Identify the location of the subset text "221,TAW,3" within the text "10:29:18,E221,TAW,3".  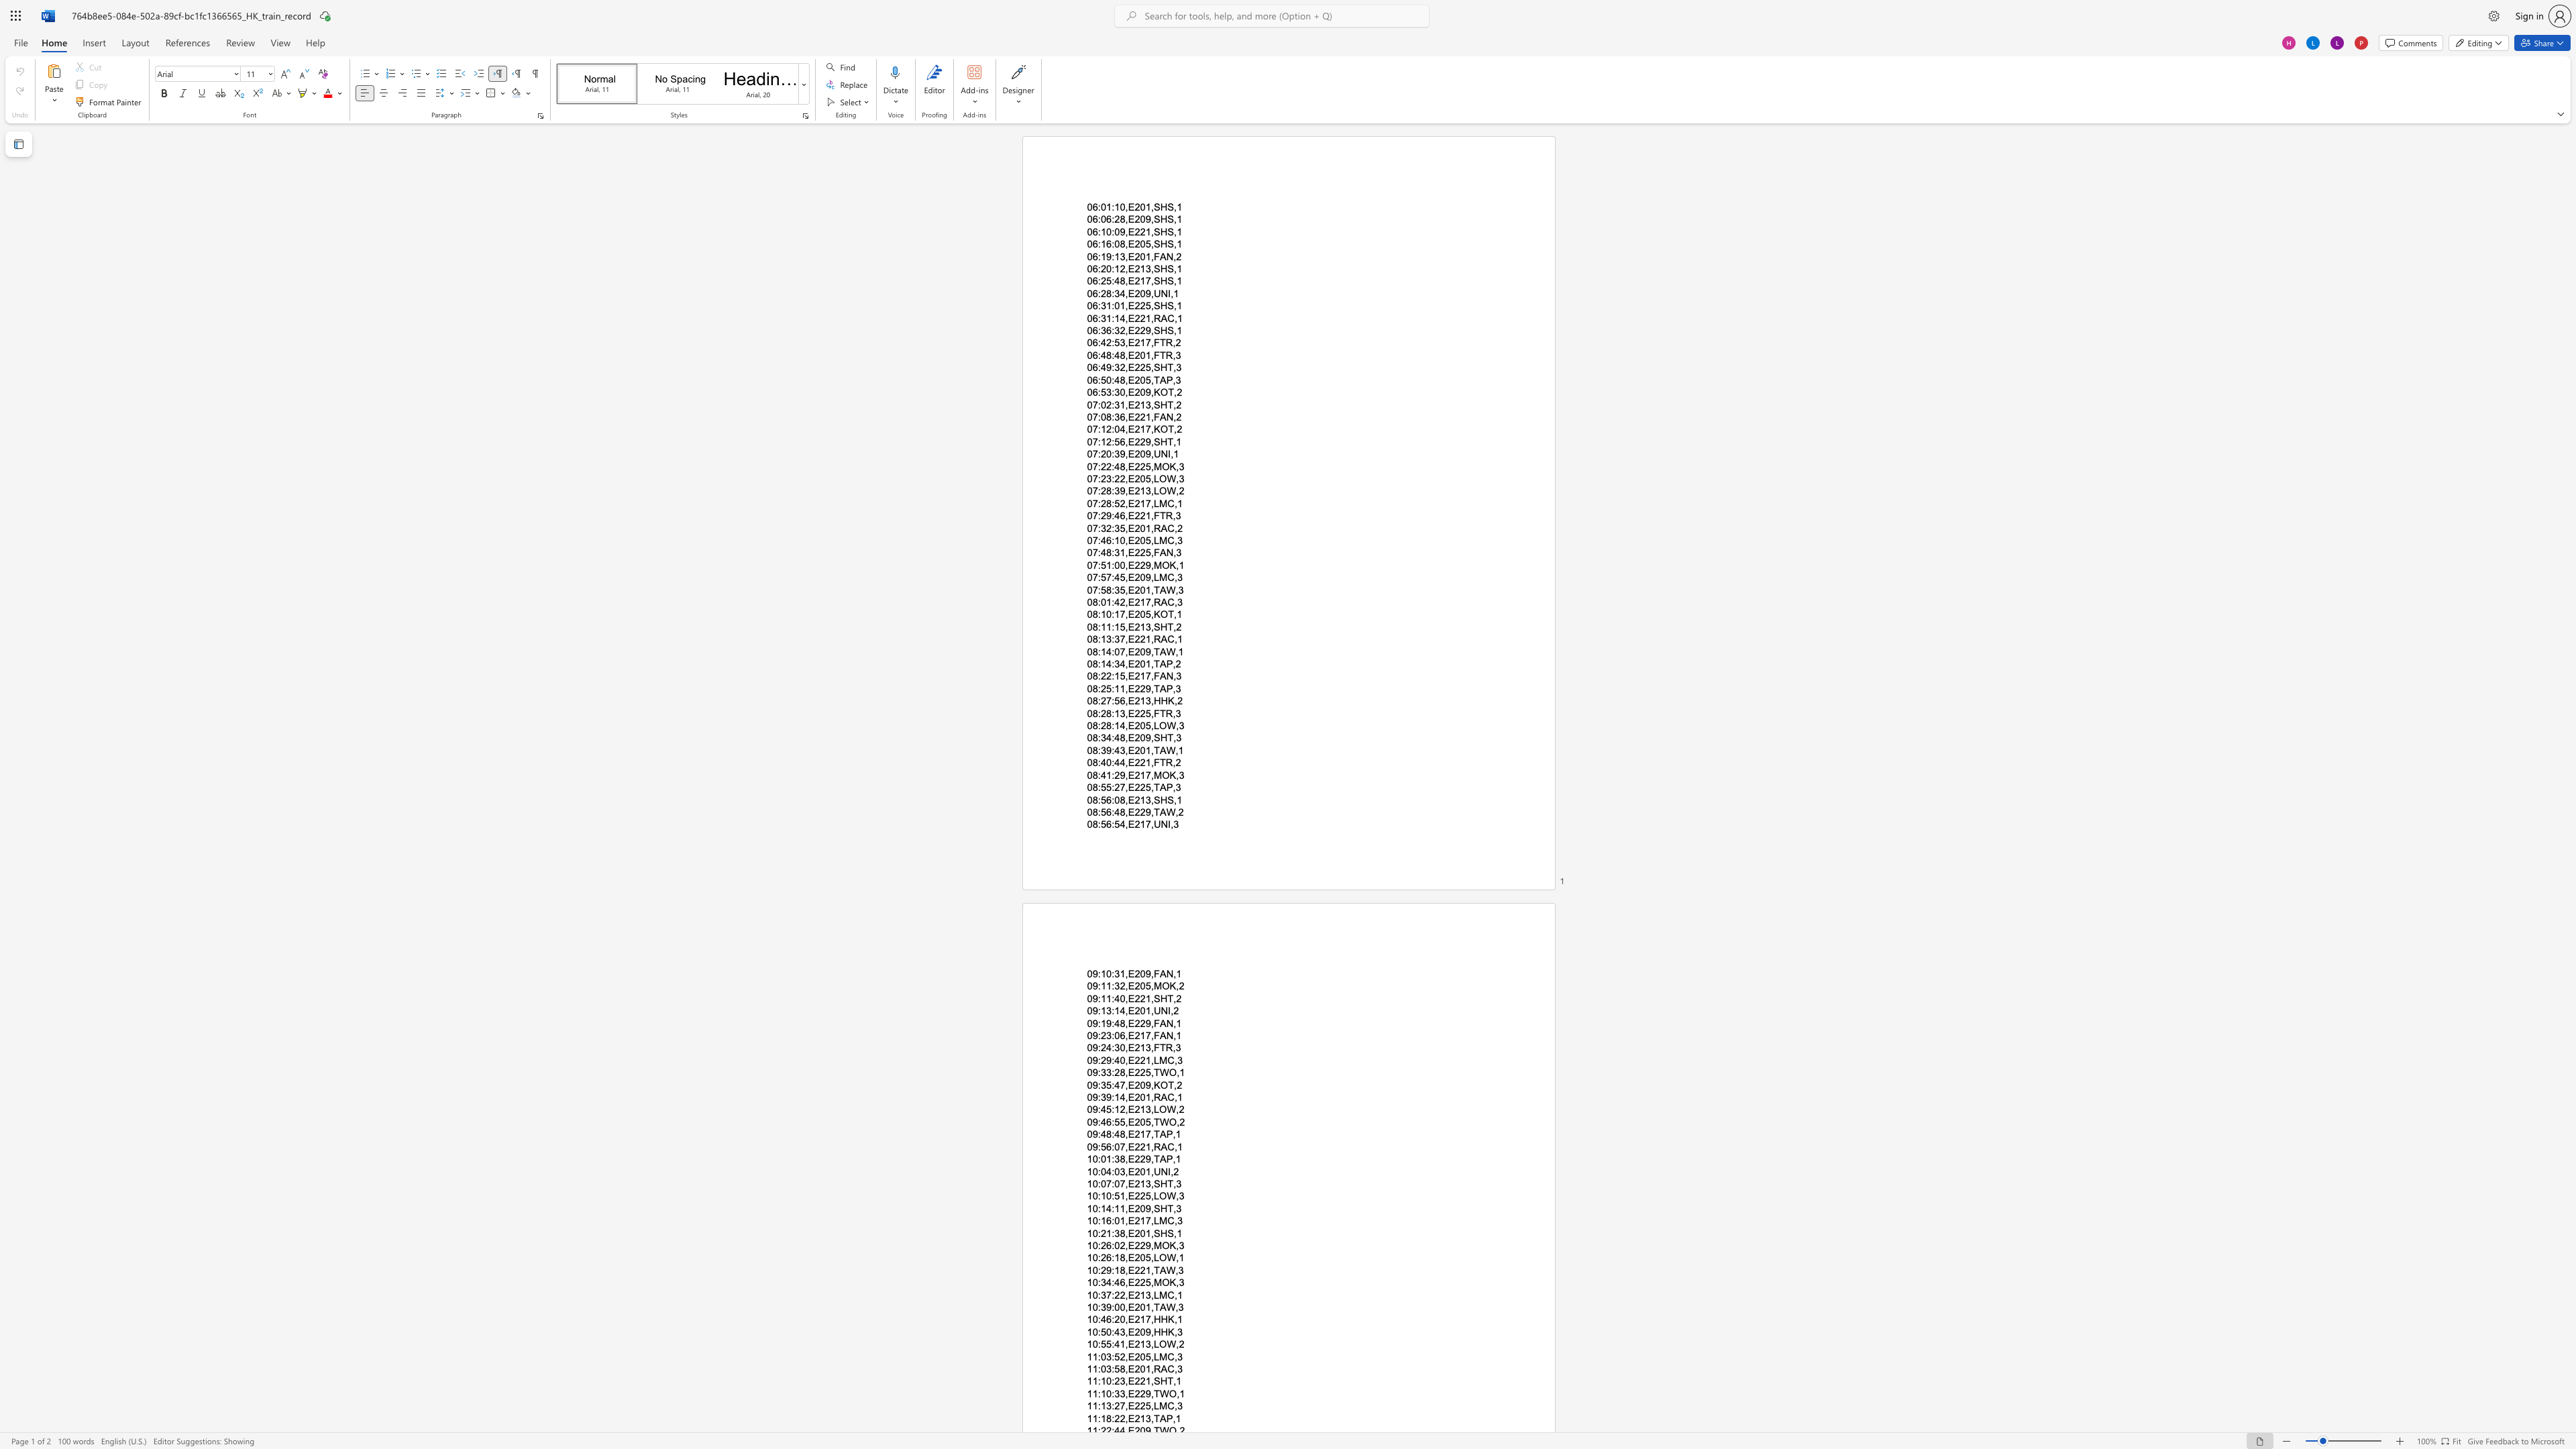
(1133, 1269).